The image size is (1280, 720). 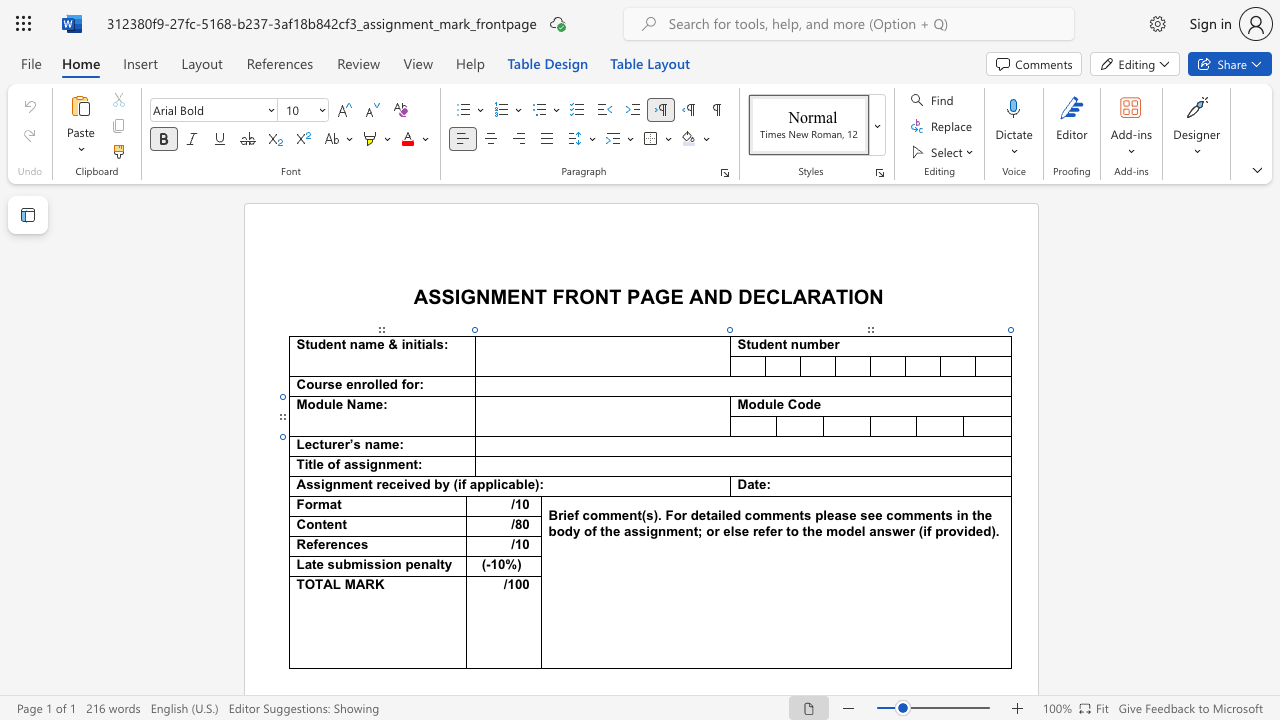 I want to click on the 2th character "n" in the text, so click(x=364, y=484).